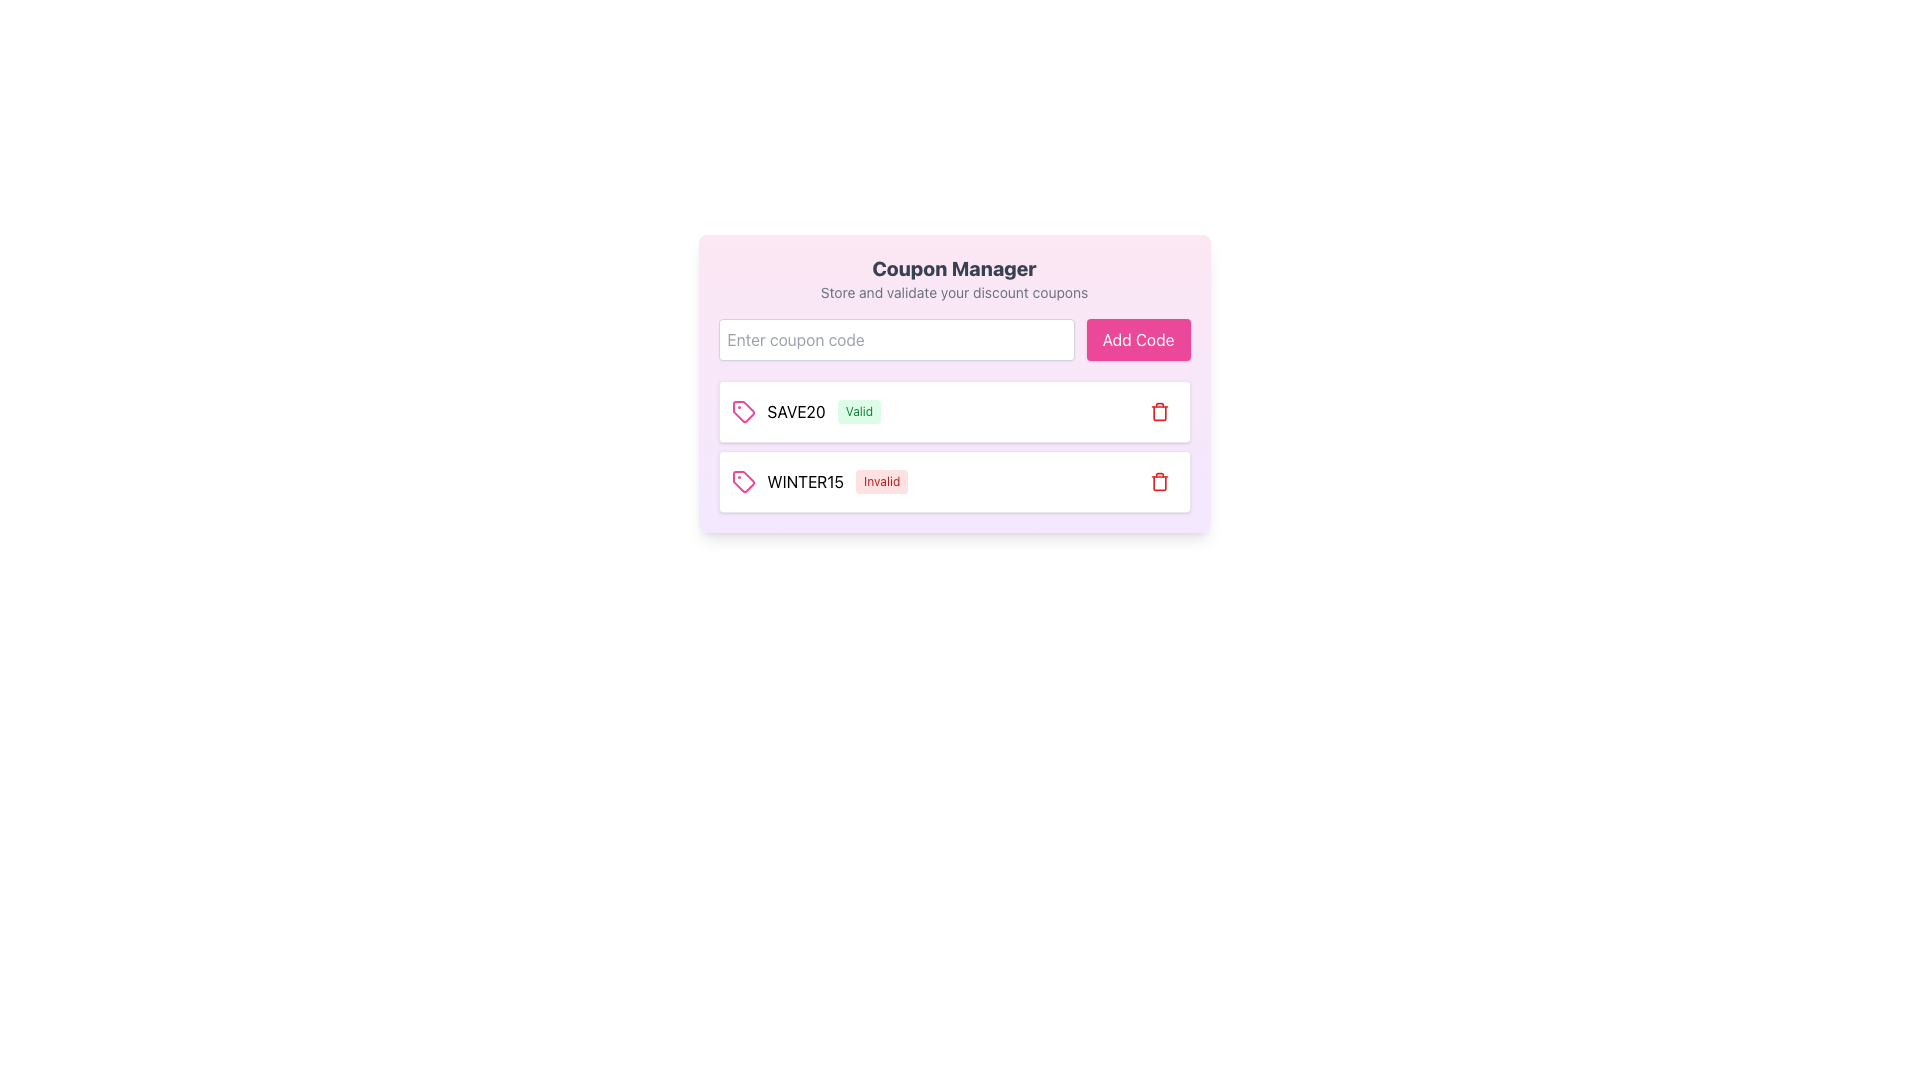 This screenshot has height=1080, width=1920. I want to click on the 'Coupon Manager' heading which is a bold, extra-large text element at the top of a card-style user interface, so click(953, 278).